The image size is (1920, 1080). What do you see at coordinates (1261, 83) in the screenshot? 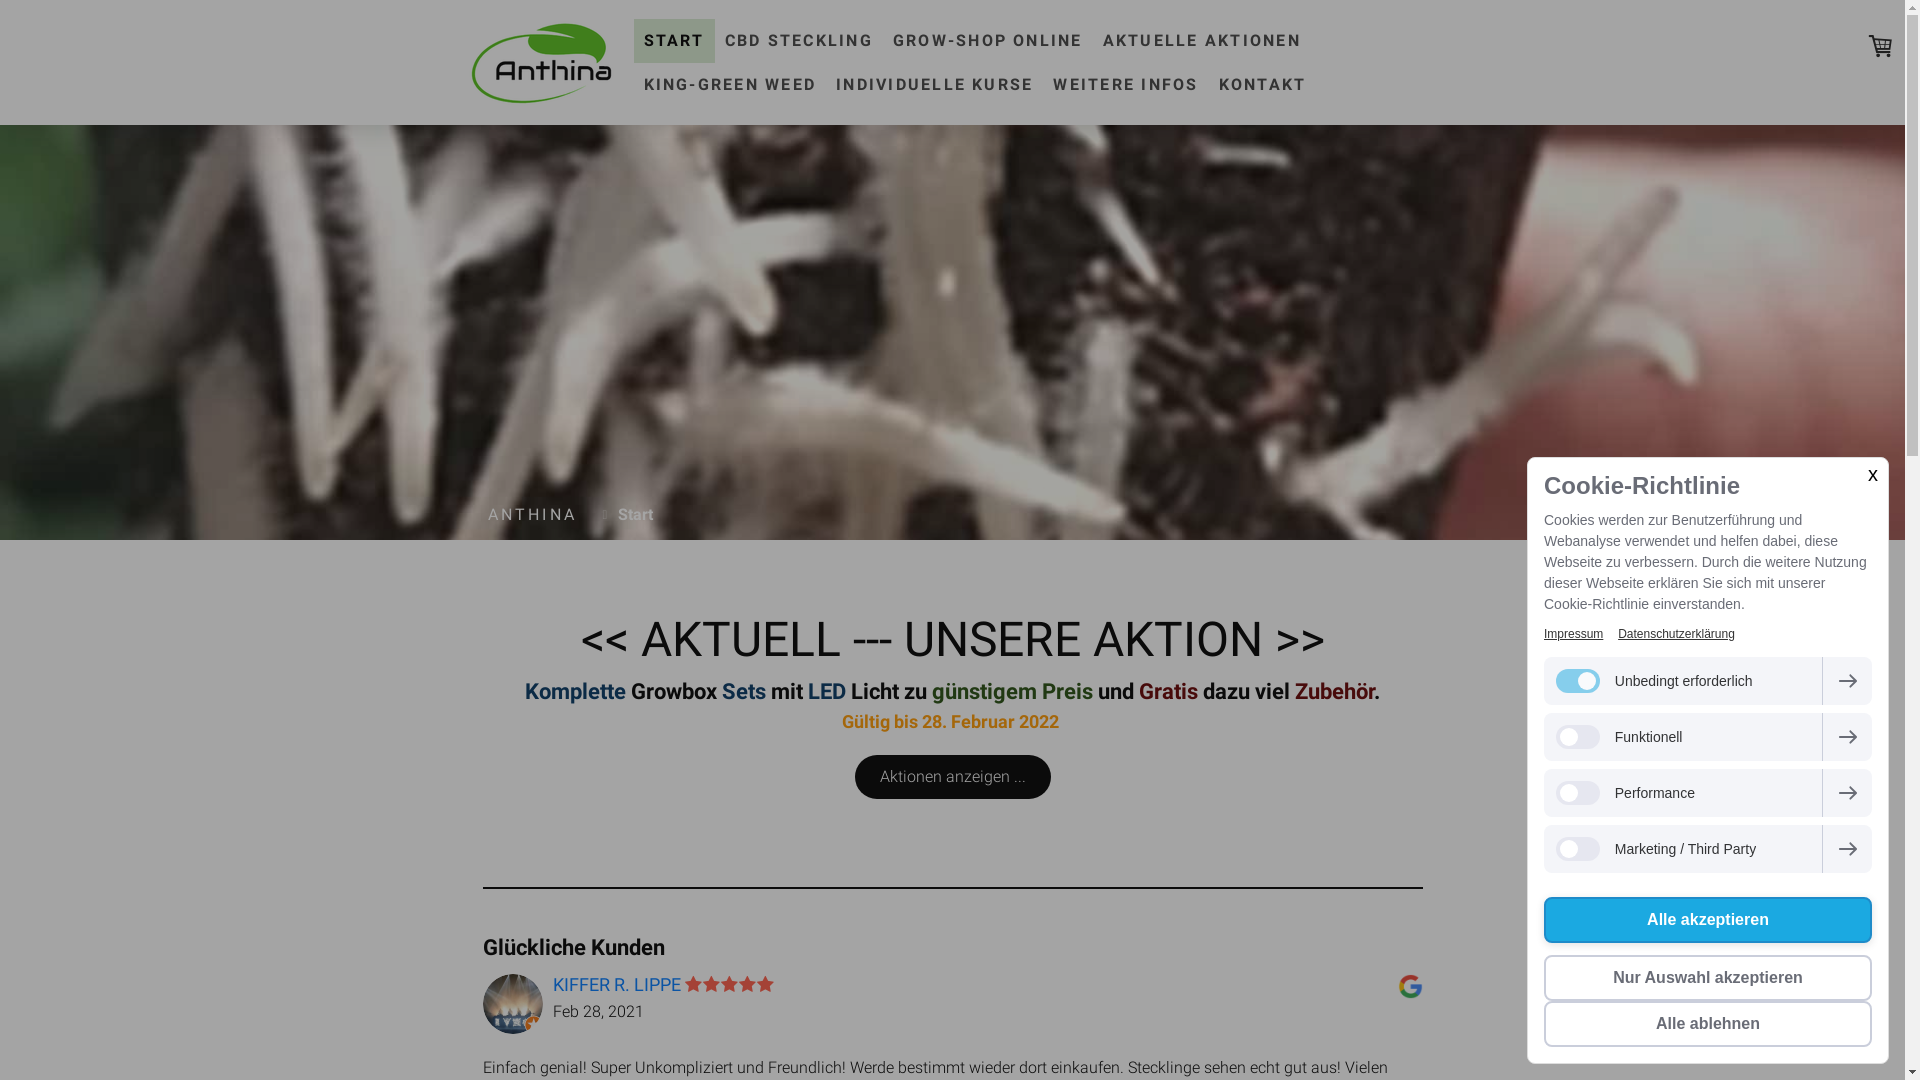
I see `'KONTAKT'` at bounding box center [1261, 83].